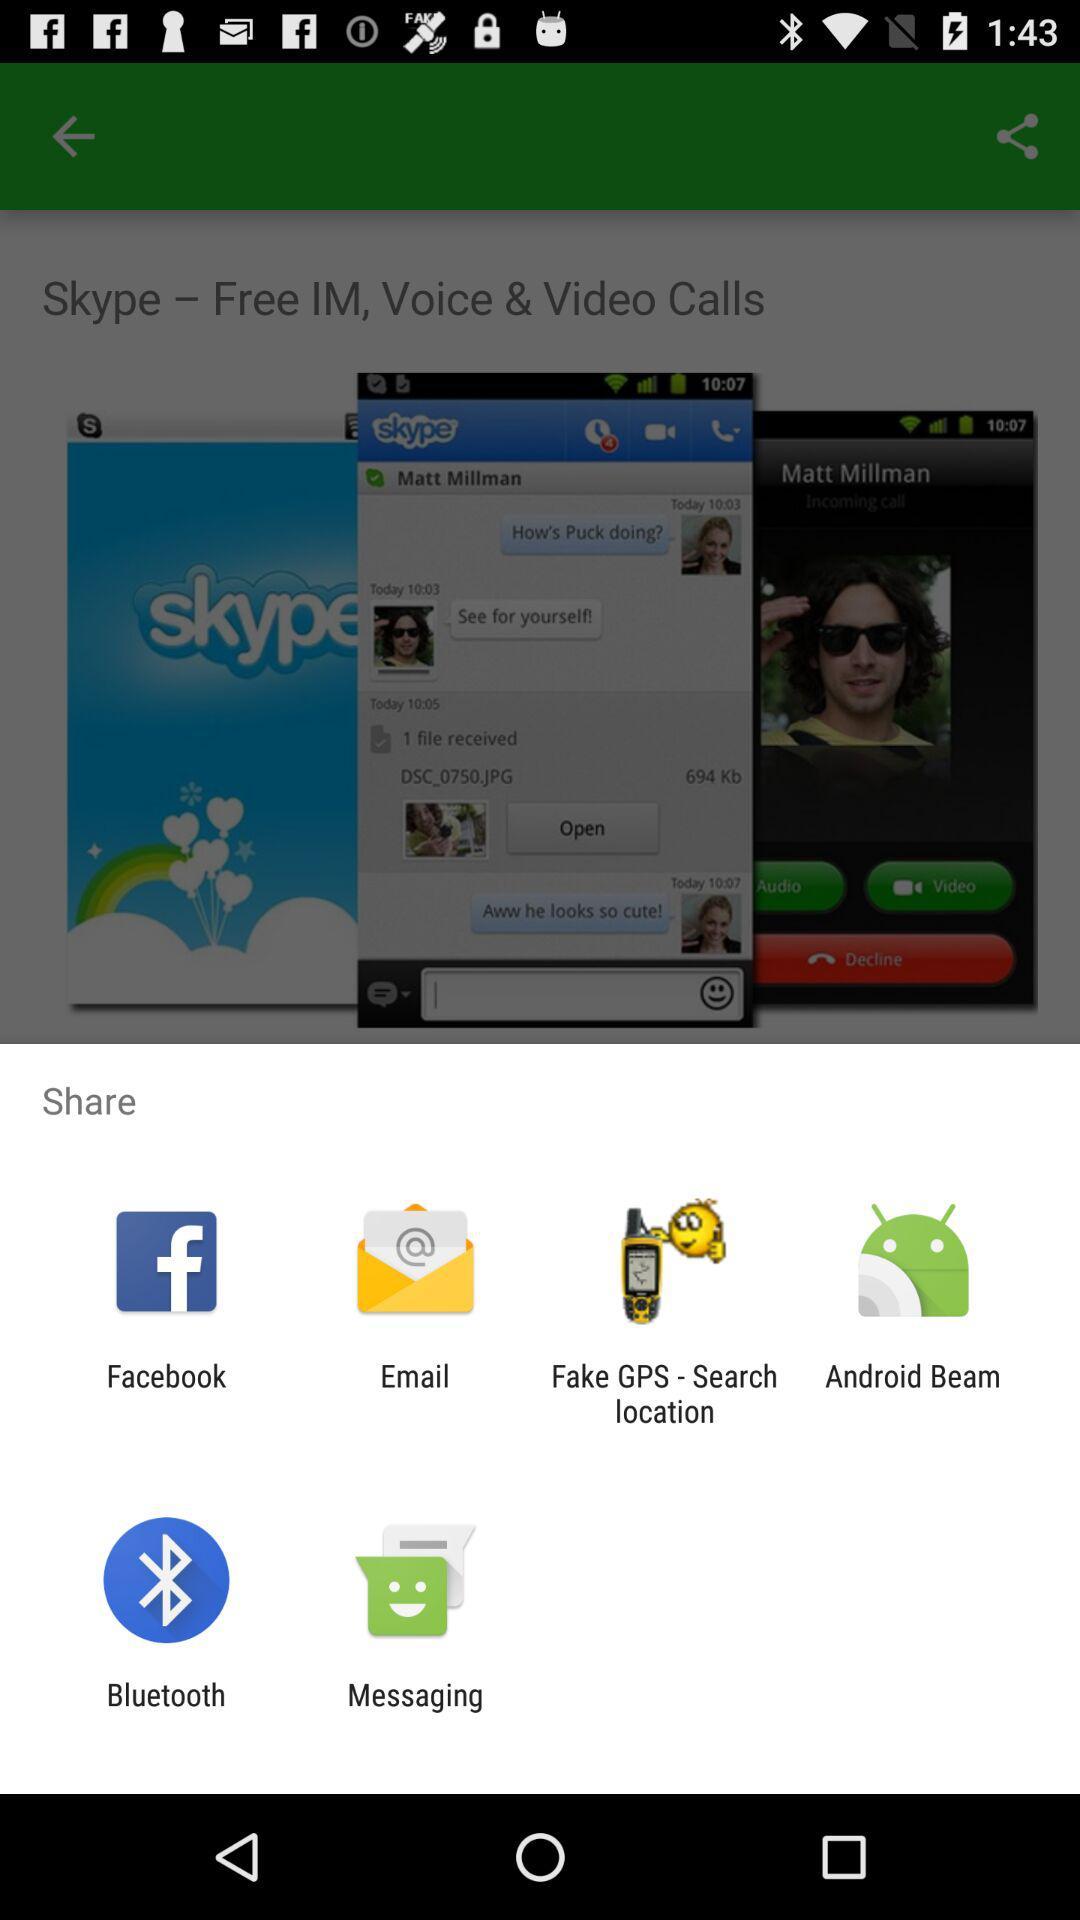 This screenshot has height=1920, width=1080. I want to click on icon next to fake gps search item, so click(913, 1392).